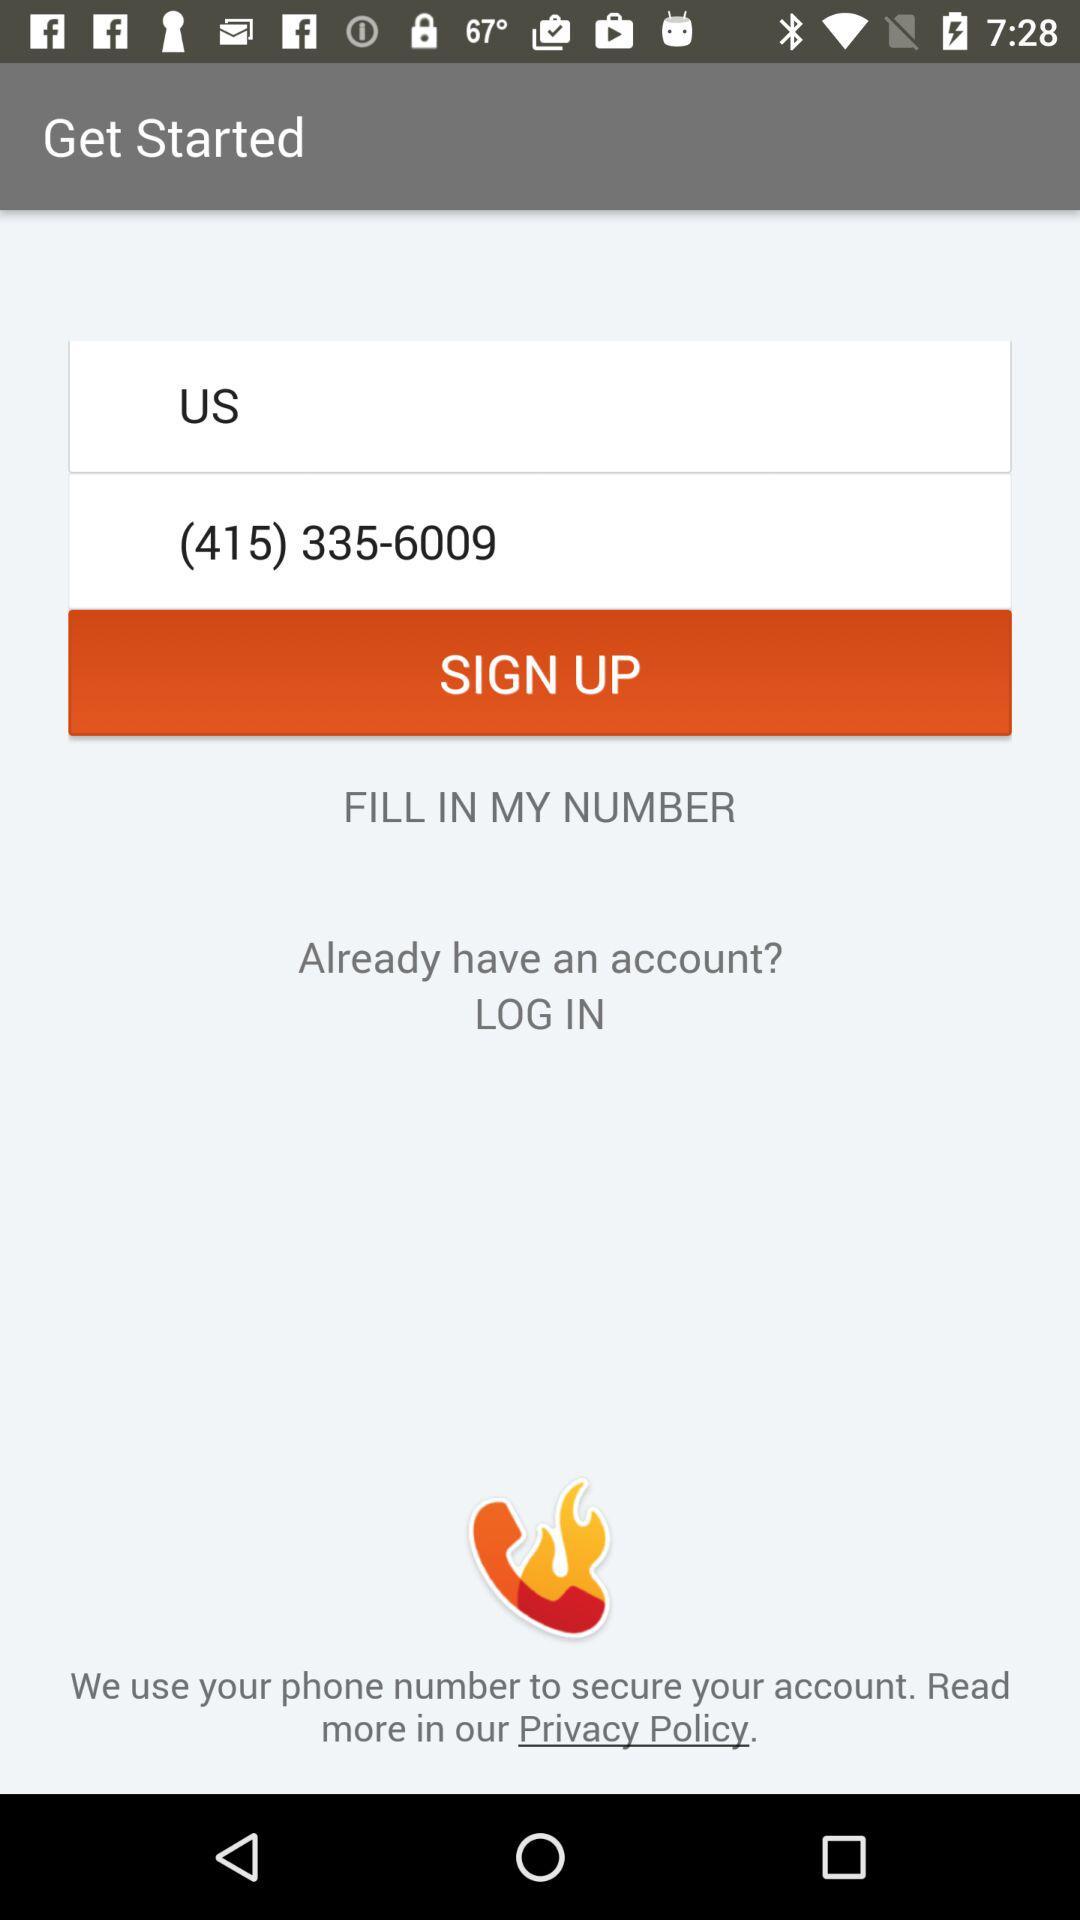 This screenshot has height=1920, width=1080. Describe the element at coordinates (540, 403) in the screenshot. I see `us` at that location.